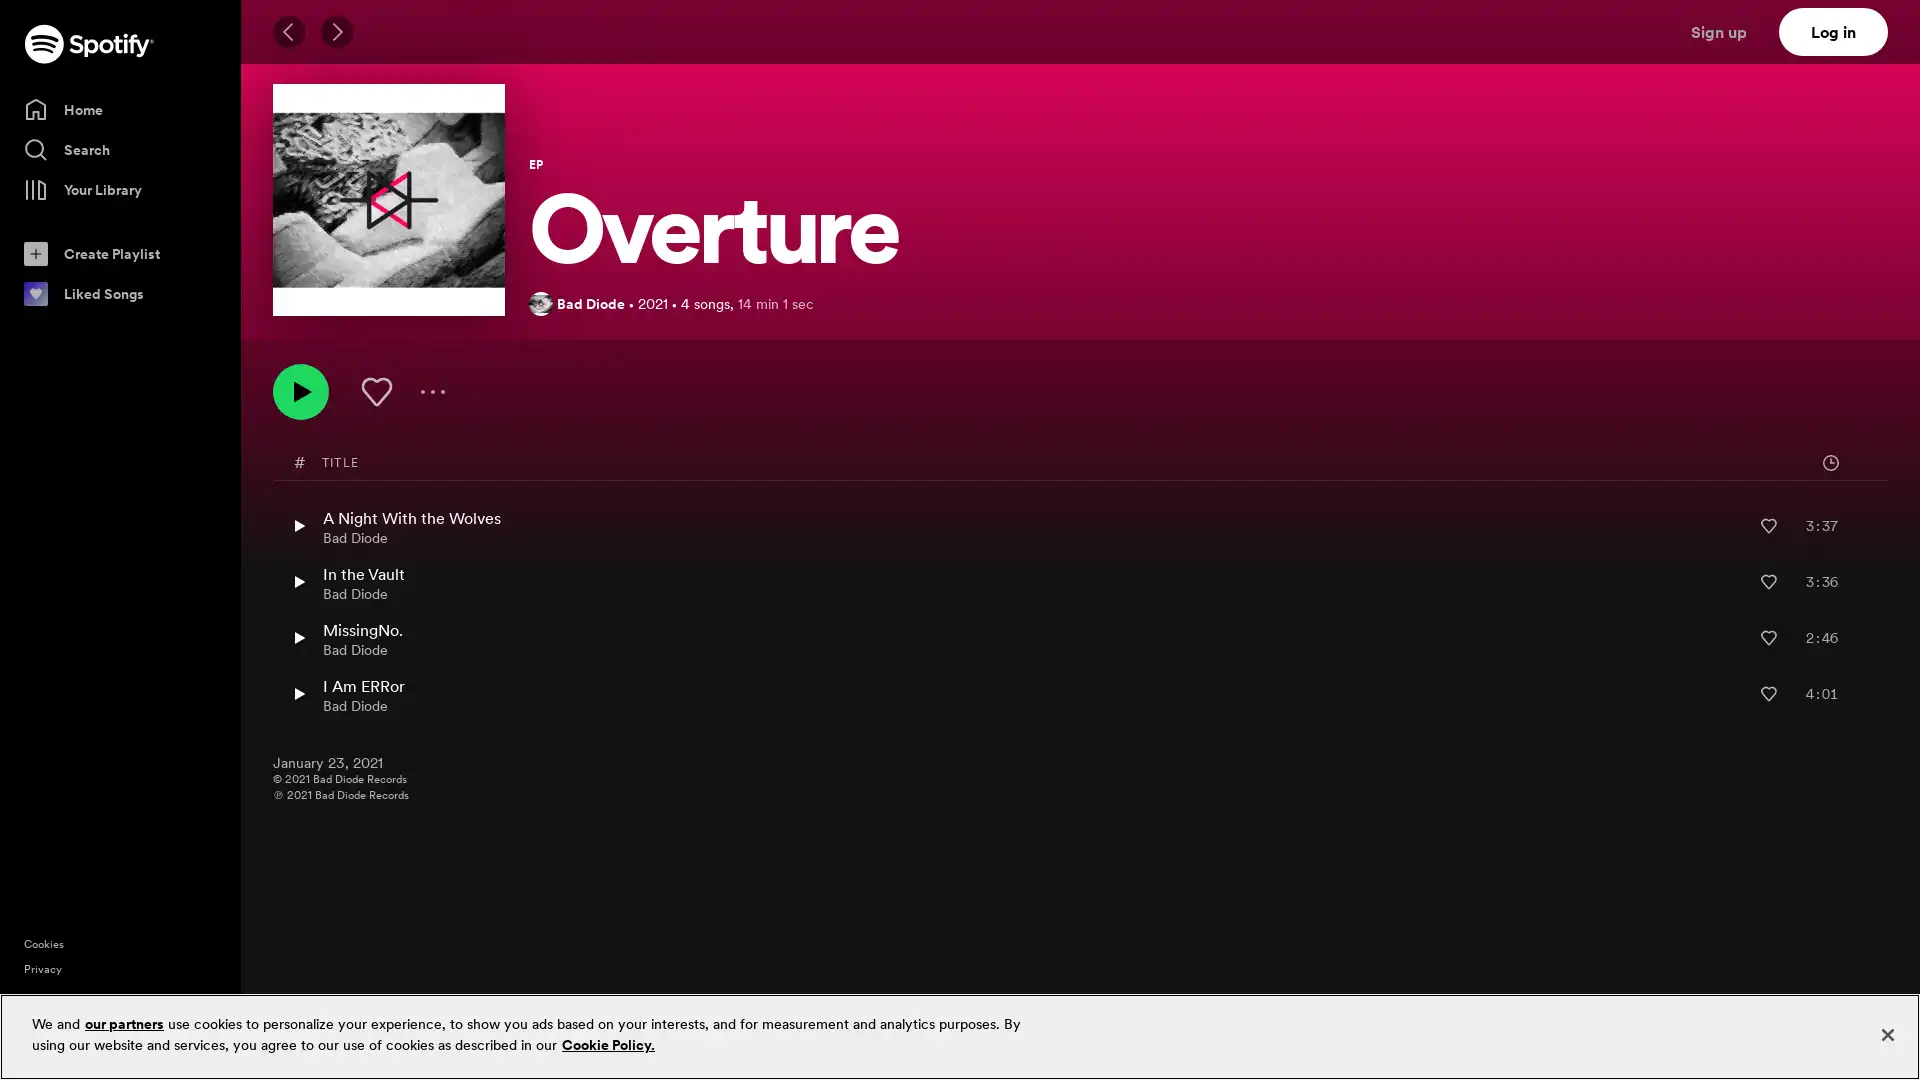 The width and height of the screenshot is (1920, 1080). I want to click on Play, so click(300, 392).